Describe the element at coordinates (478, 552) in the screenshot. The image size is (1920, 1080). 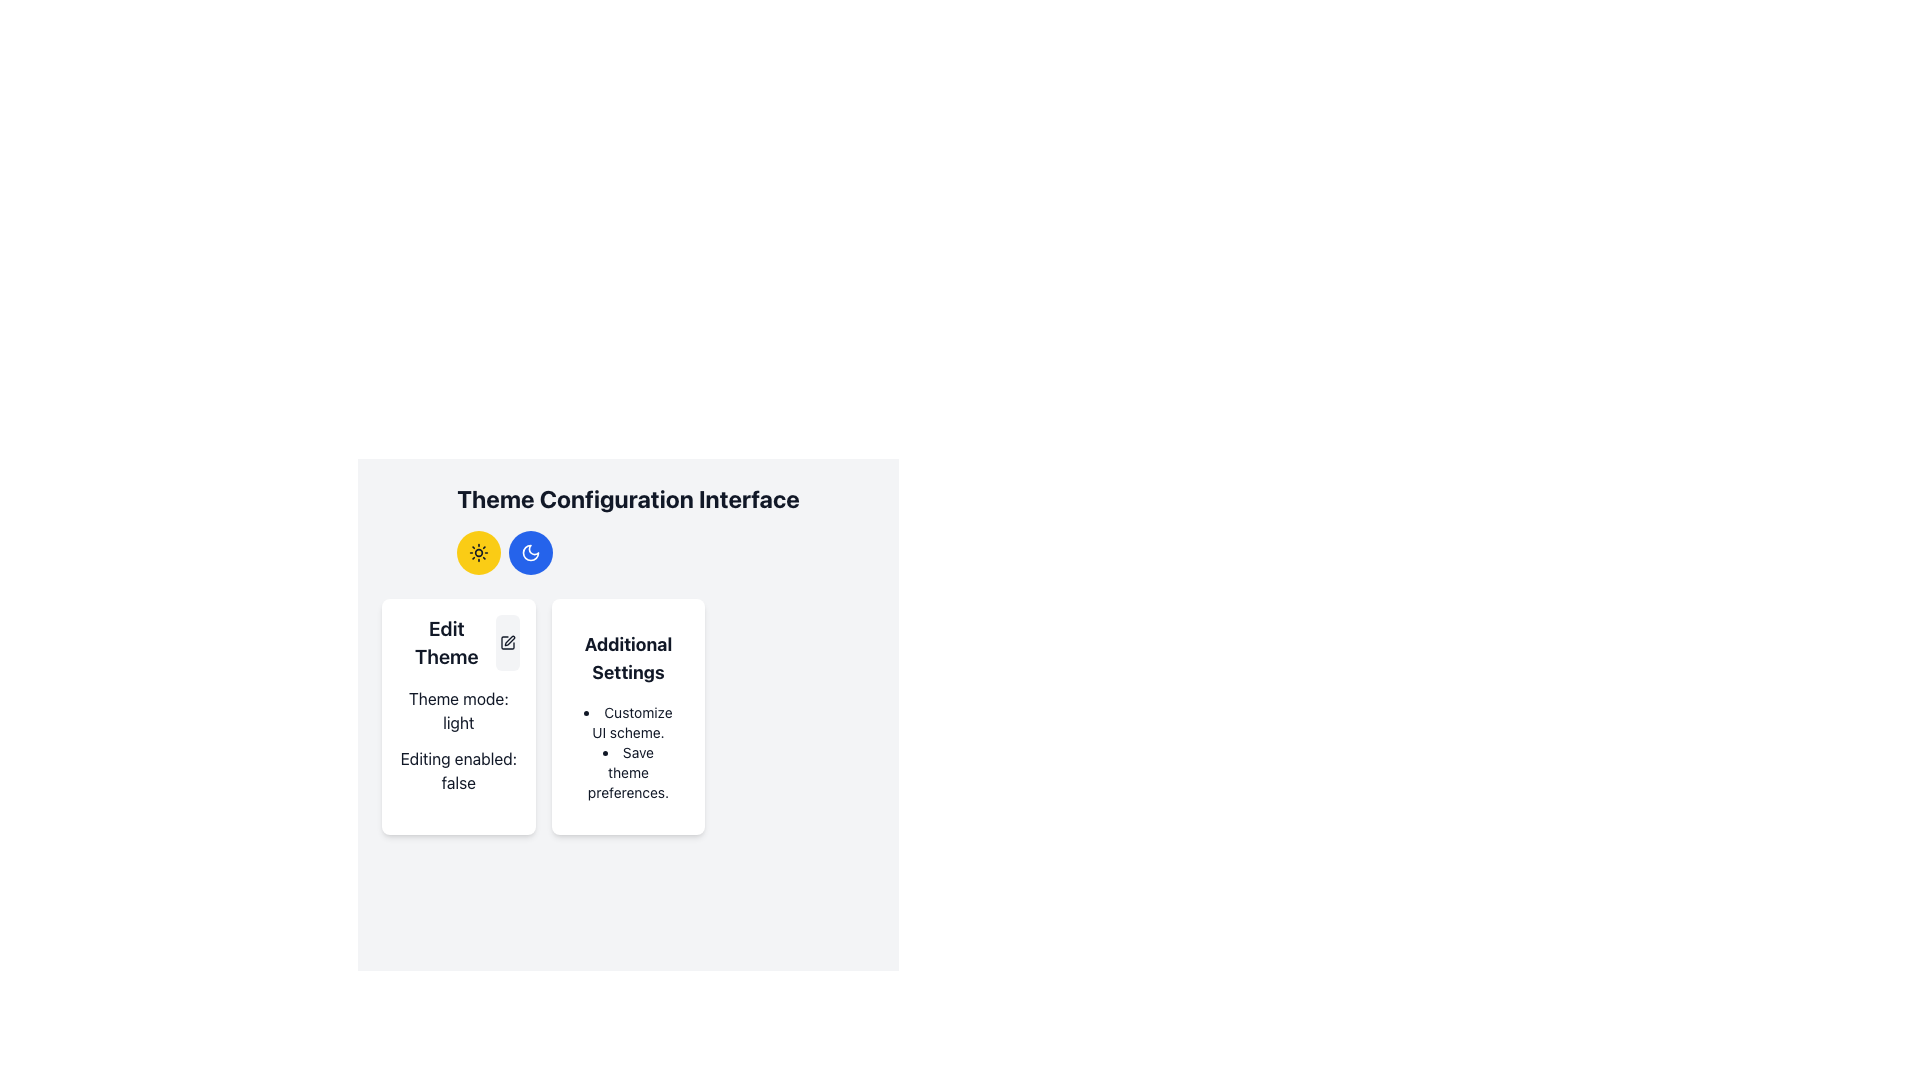
I see `the circular yellow button icon that indicates the activation of a light theme` at that location.